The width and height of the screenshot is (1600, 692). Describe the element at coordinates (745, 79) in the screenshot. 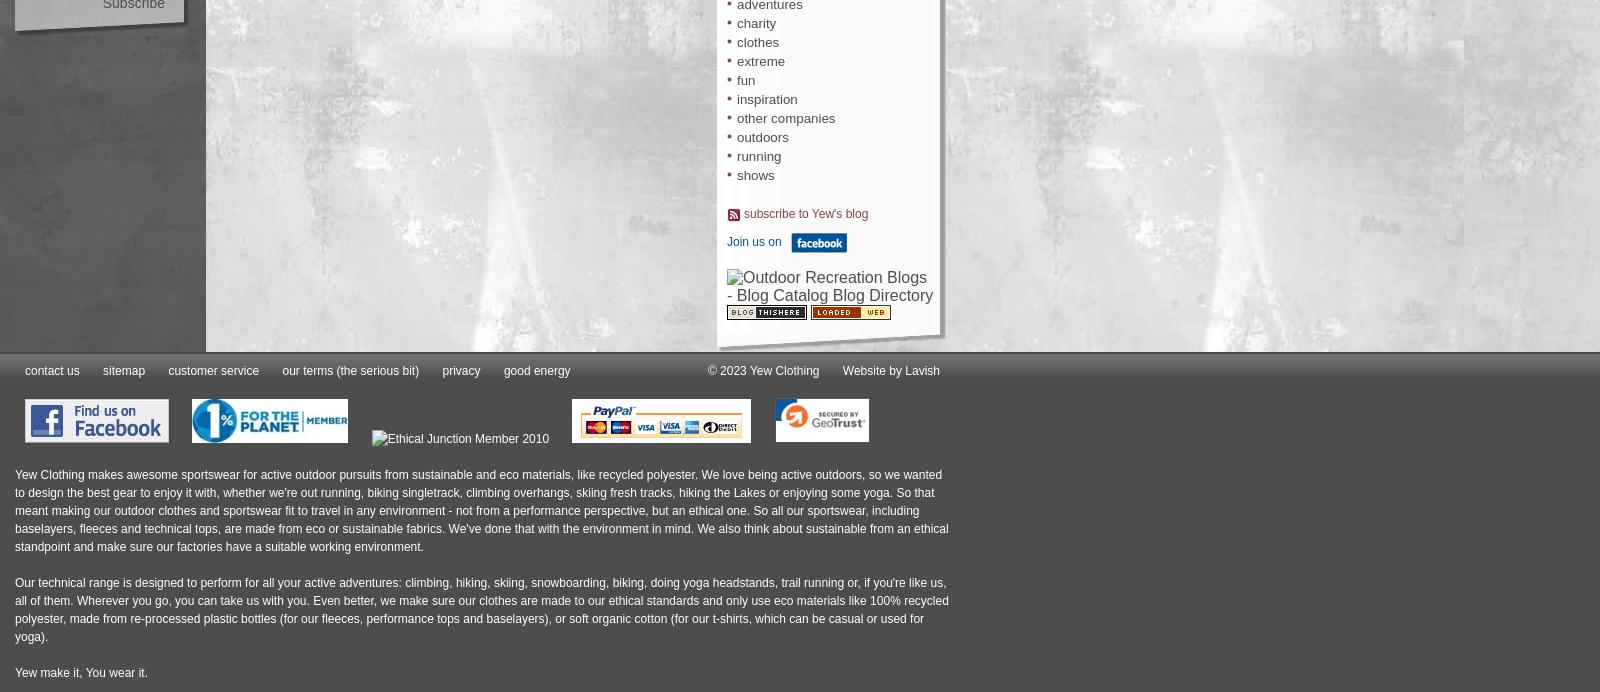

I see `'fun'` at that location.